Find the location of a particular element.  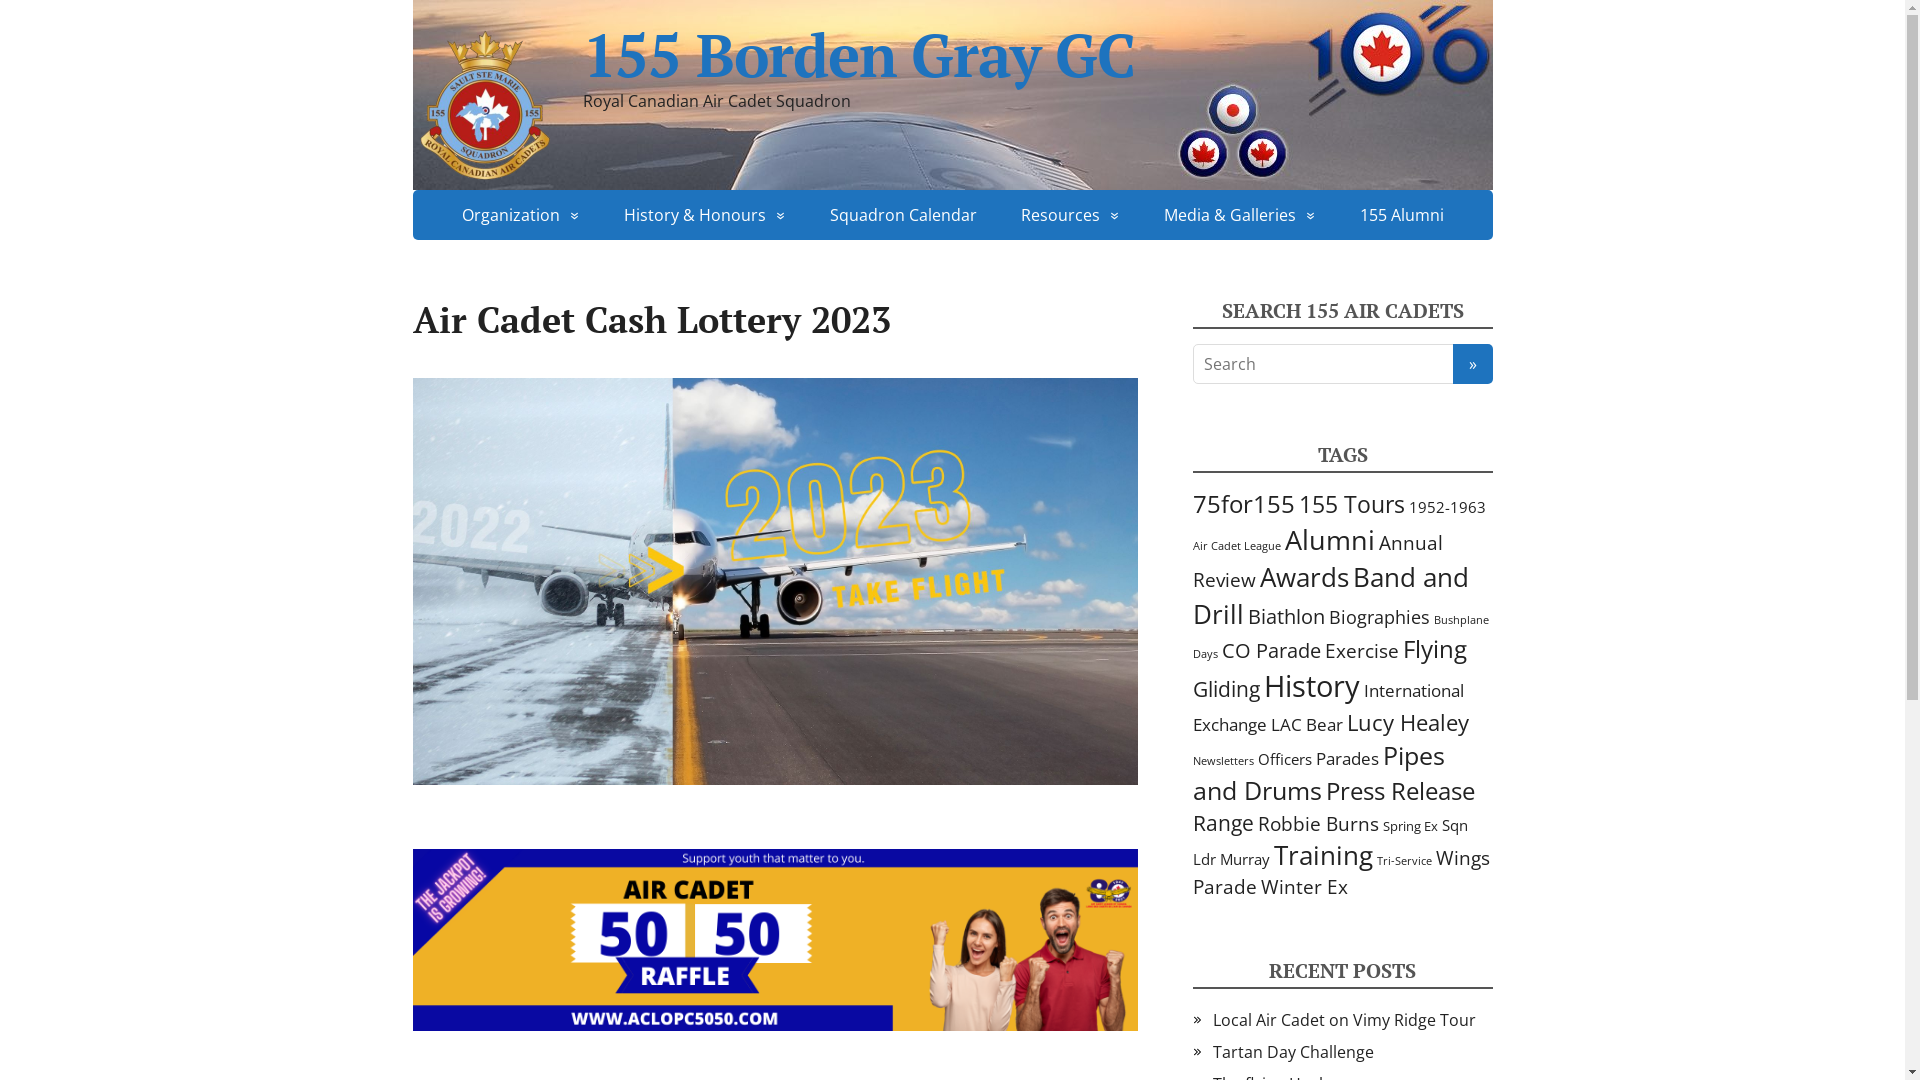

'Winter Ex' is located at coordinates (1303, 885).